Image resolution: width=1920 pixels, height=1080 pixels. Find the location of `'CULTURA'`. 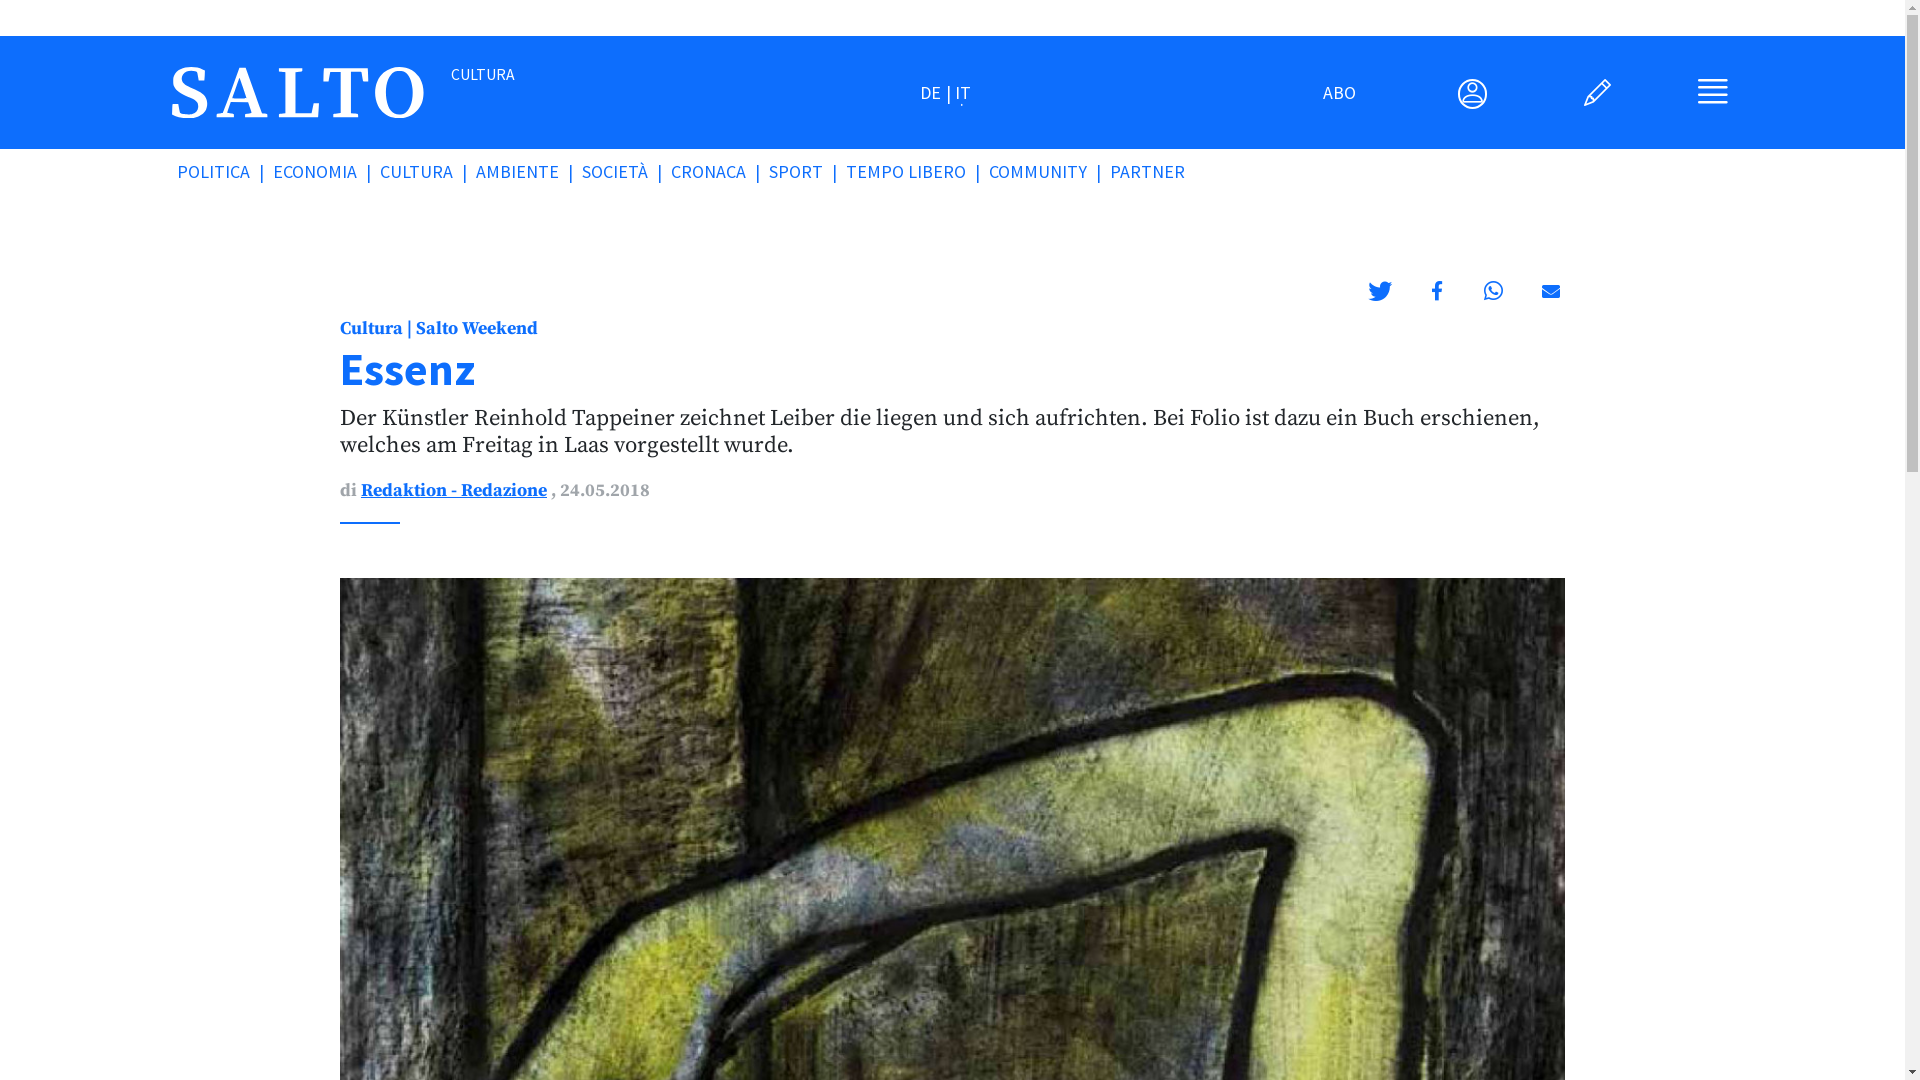

'CULTURA' is located at coordinates (379, 170).